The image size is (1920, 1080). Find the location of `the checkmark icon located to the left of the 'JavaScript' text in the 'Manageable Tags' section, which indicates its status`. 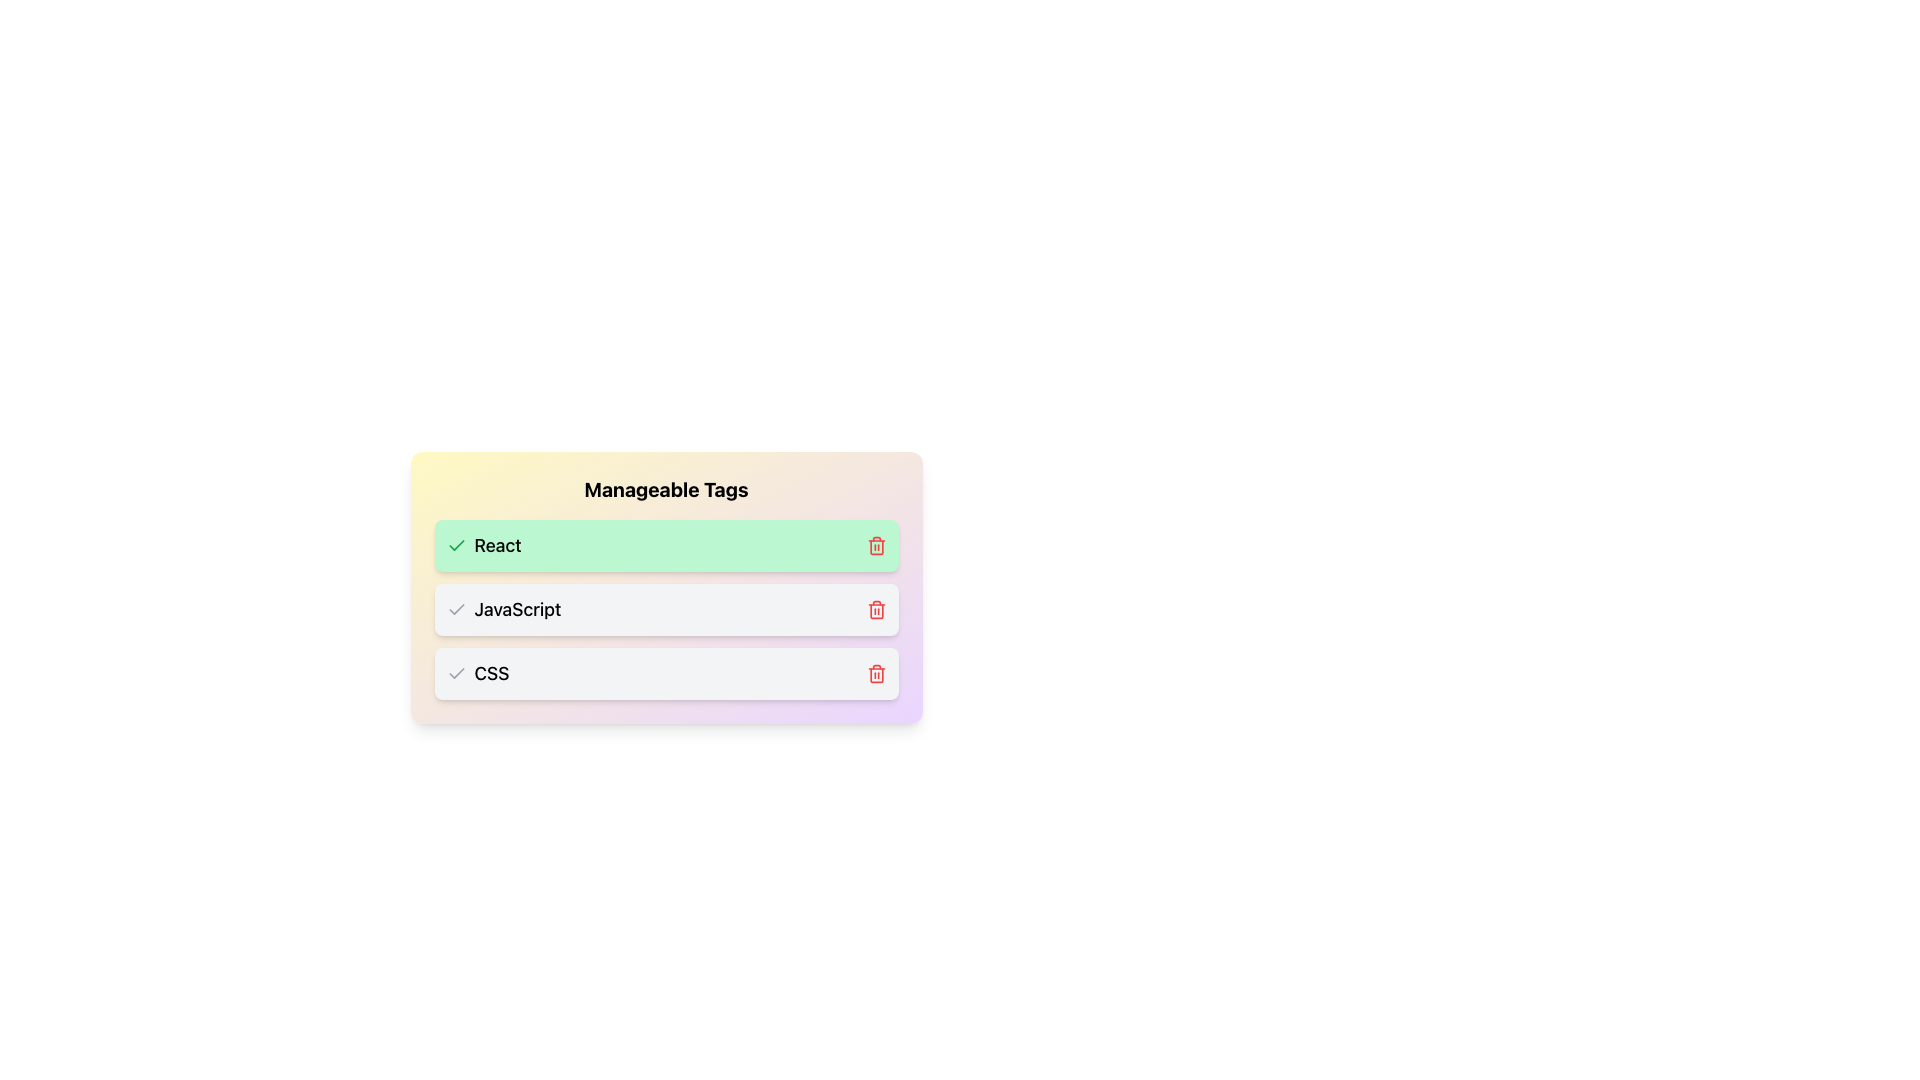

the checkmark icon located to the left of the 'JavaScript' text in the 'Manageable Tags' section, which indicates its status is located at coordinates (455, 608).